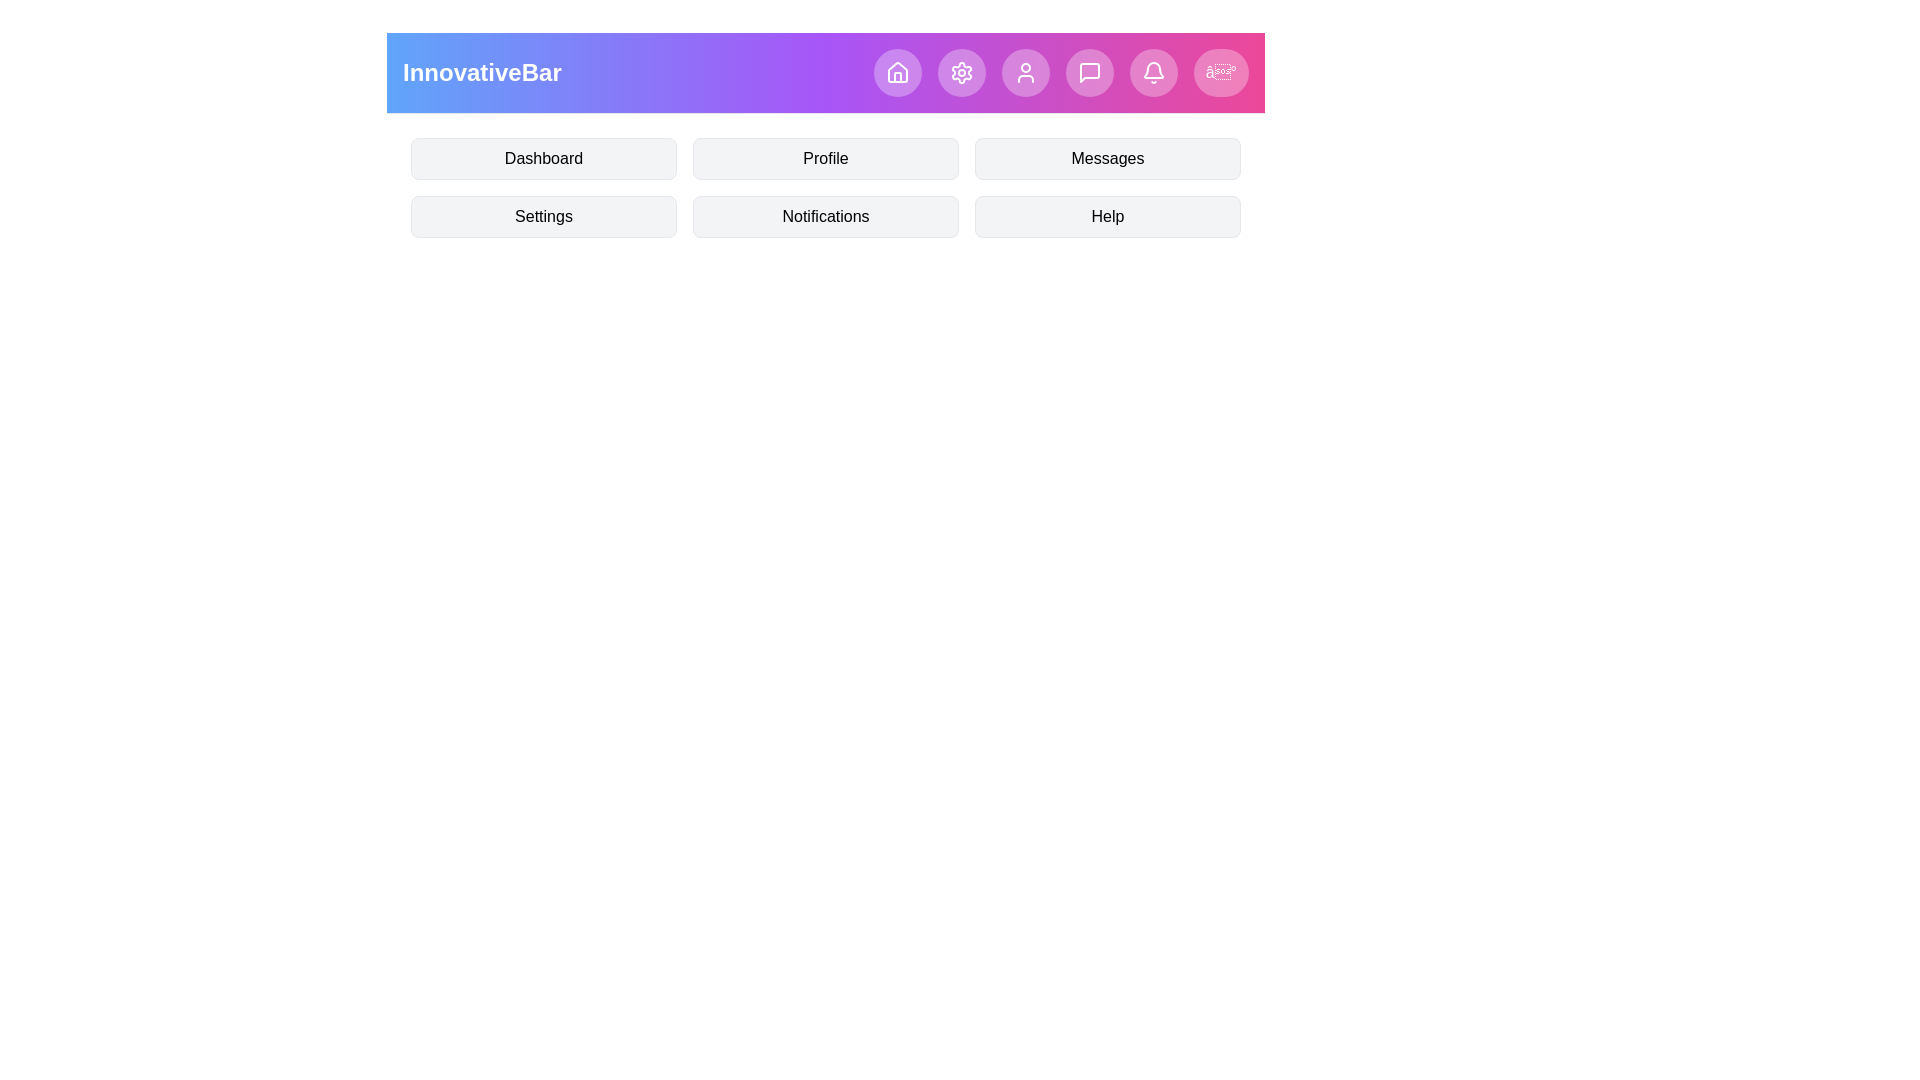 The height and width of the screenshot is (1080, 1920). Describe the element at coordinates (961, 72) in the screenshot. I see `the navigation icon corresponding to Settings` at that location.